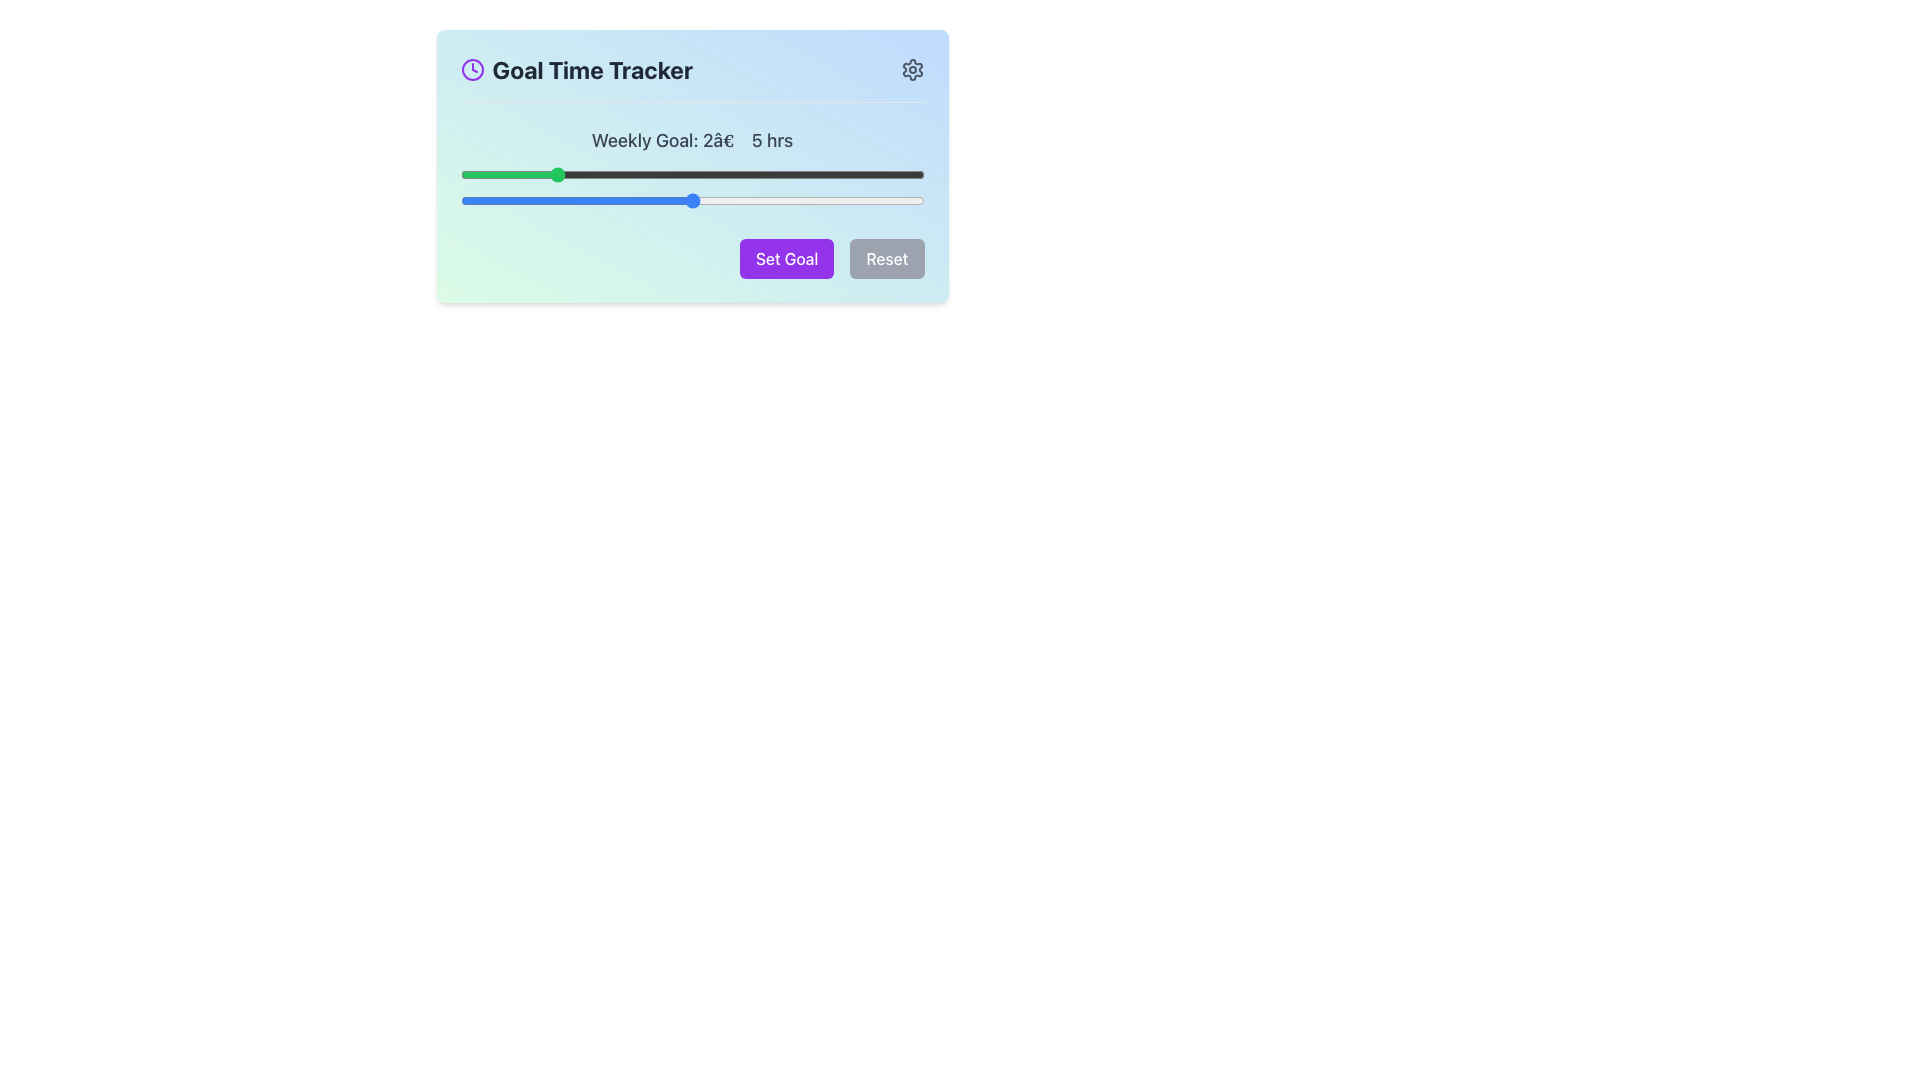 The width and height of the screenshot is (1920, 1080). I want to click on the time slider, so click(878, 173).